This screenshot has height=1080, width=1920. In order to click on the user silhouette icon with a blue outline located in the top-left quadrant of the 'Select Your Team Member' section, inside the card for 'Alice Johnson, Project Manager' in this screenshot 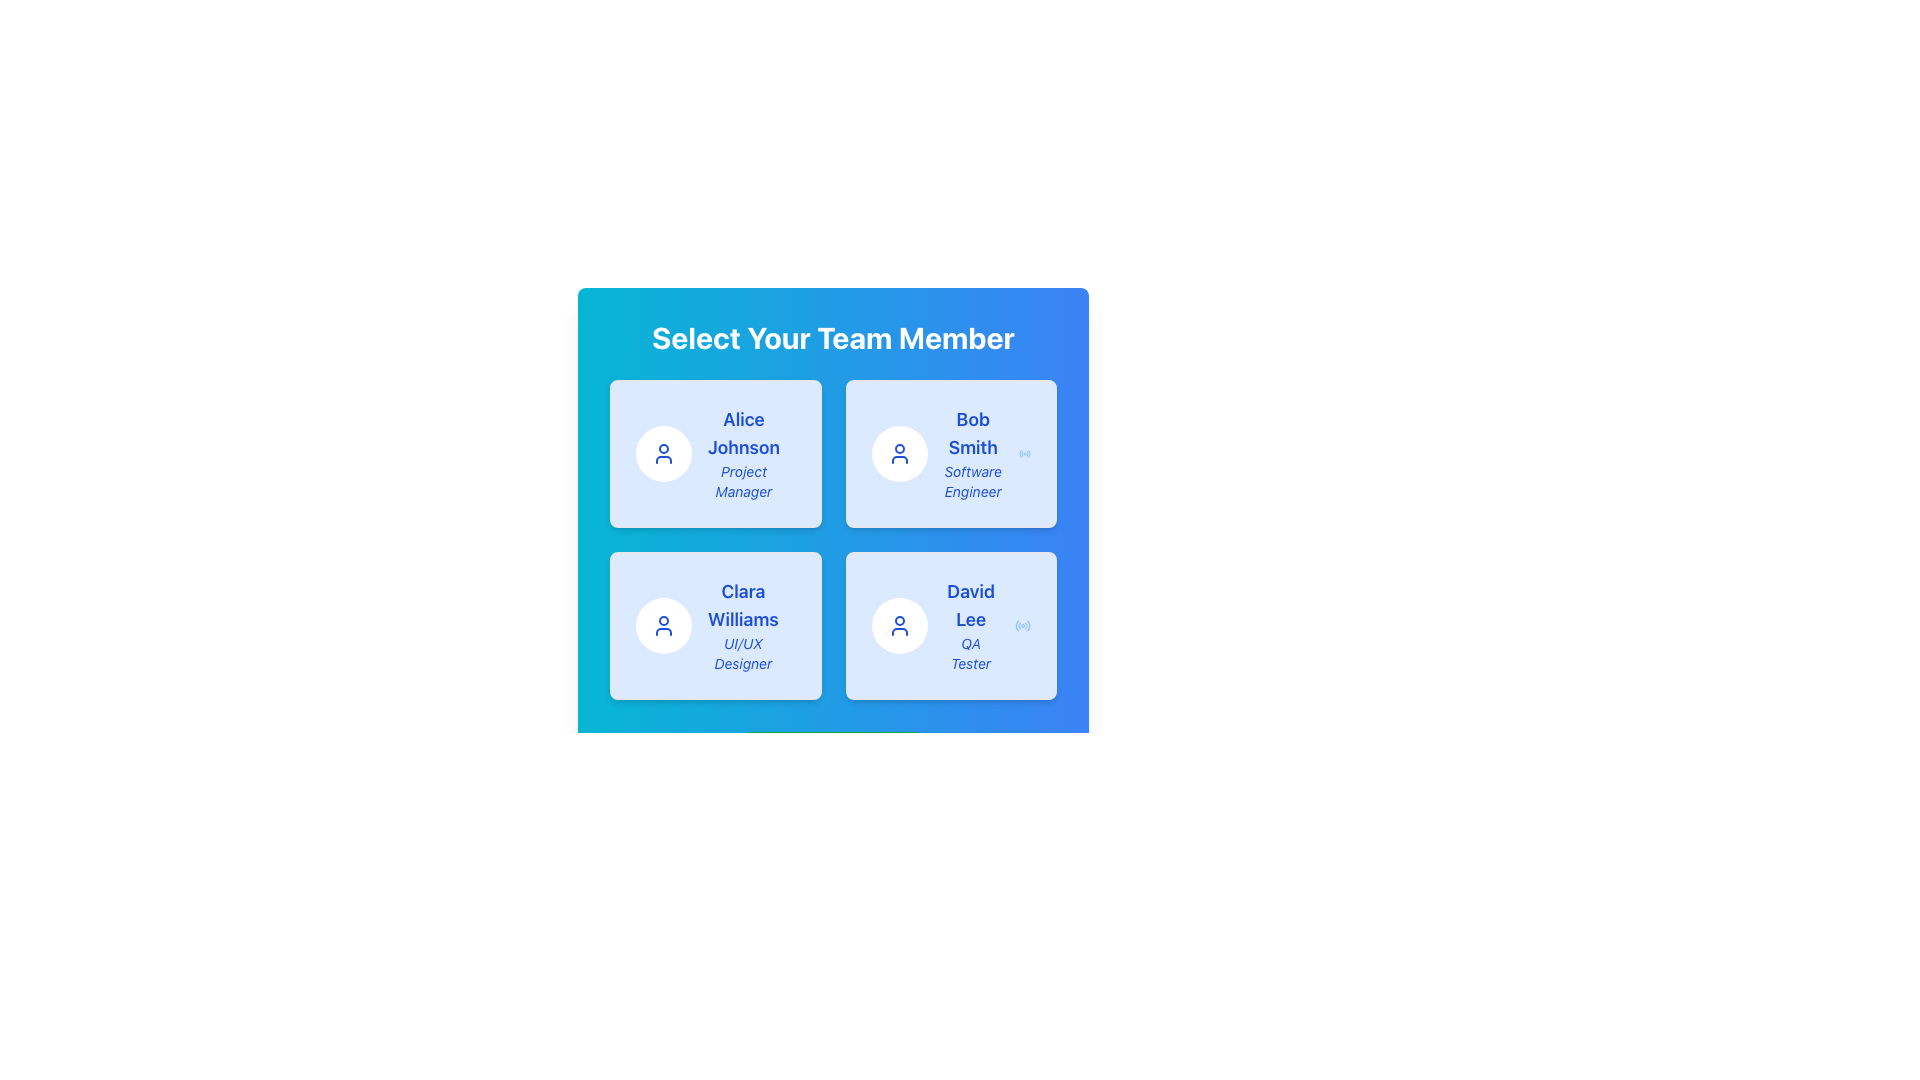, I will do `click(663, 454)`.